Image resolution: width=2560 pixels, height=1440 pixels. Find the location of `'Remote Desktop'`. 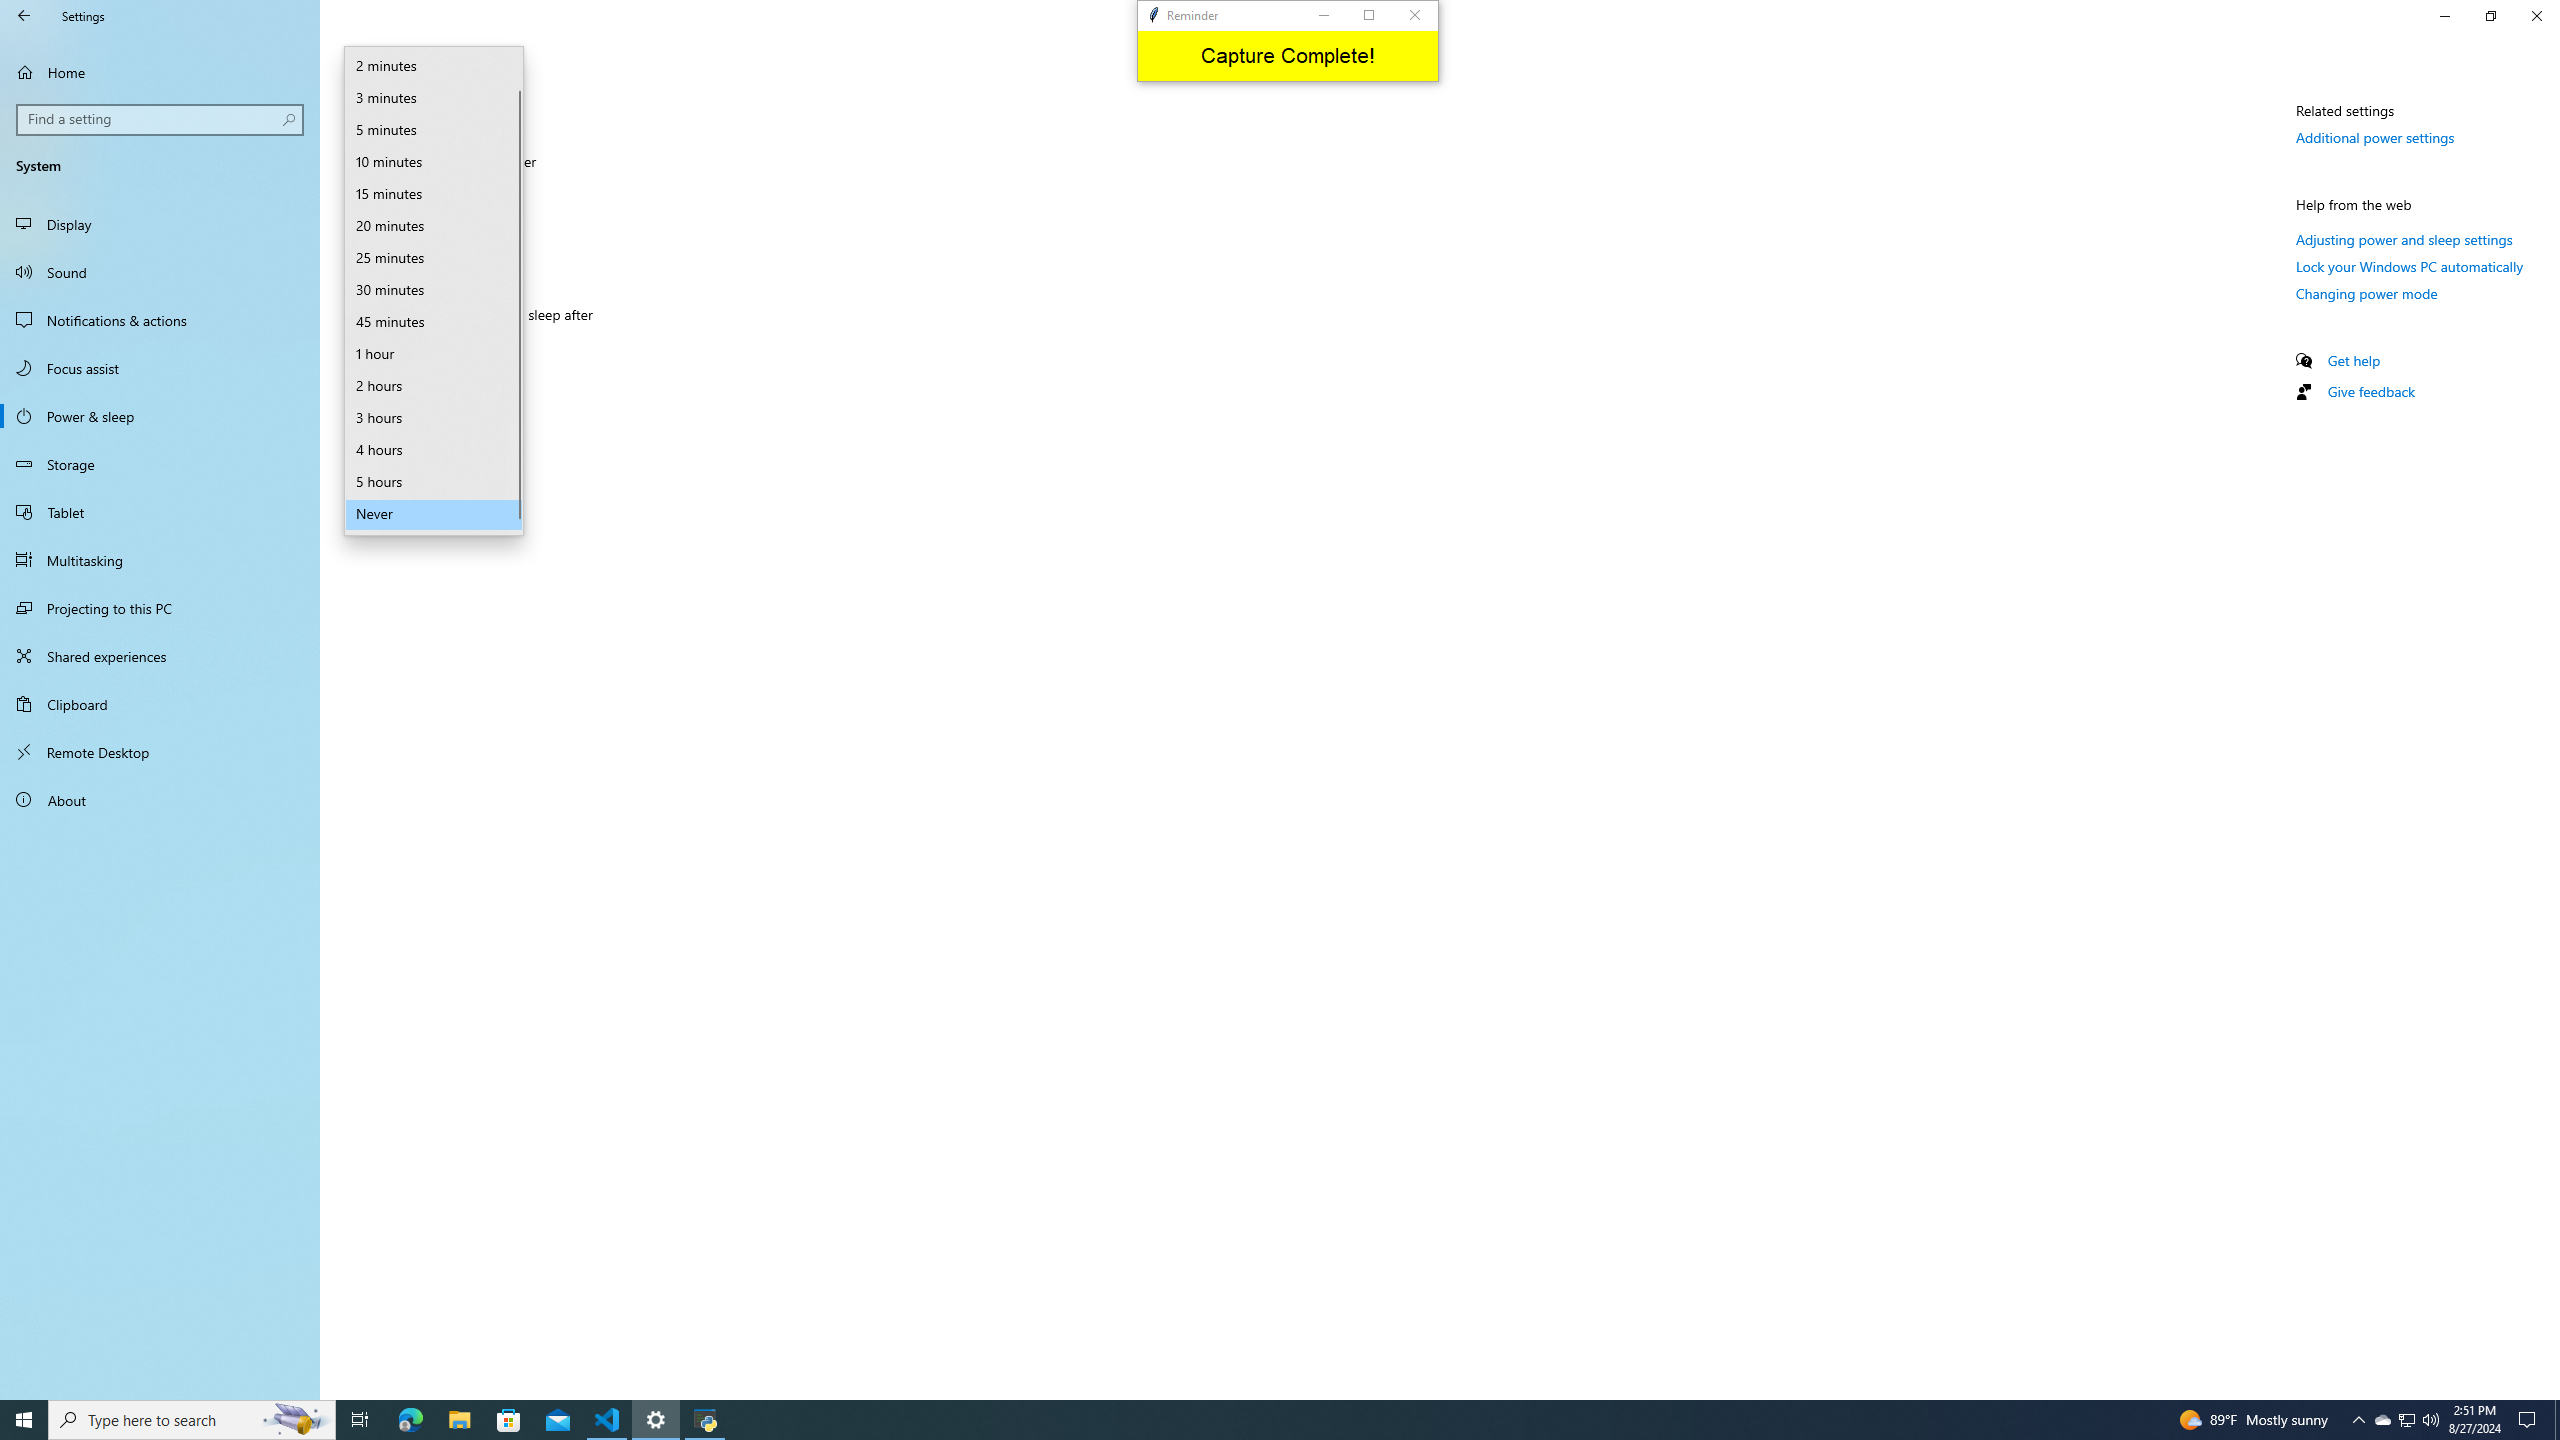

'Remote Desktop' is located at coordinates (159, 751).